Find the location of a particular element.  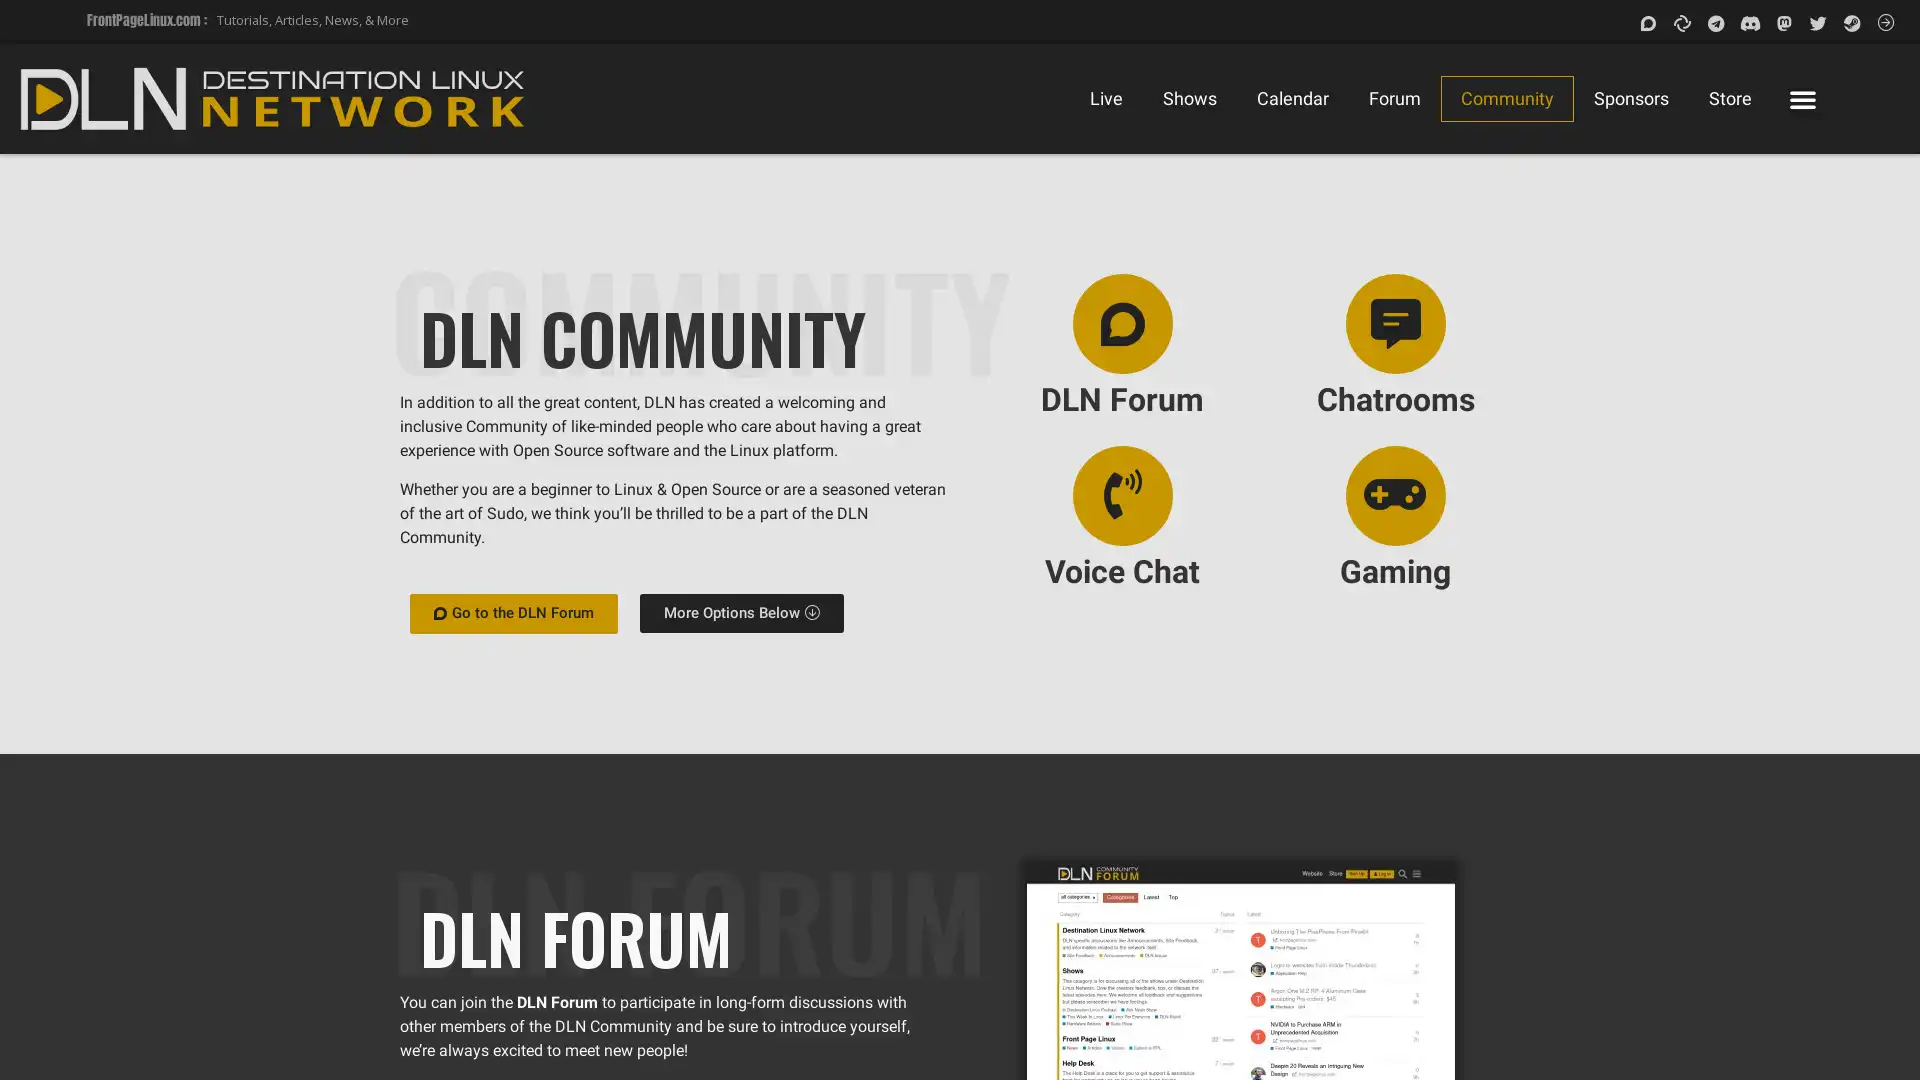

Menu Toggle is located at coordinates (1801, 99).